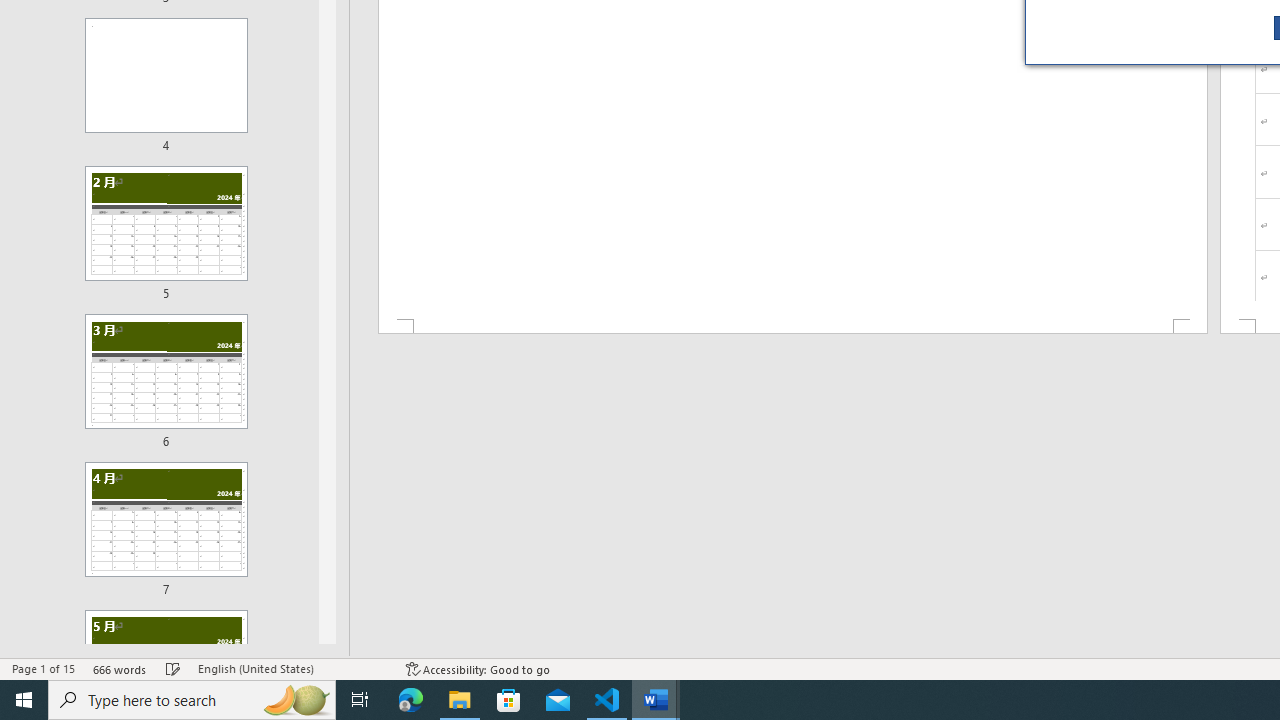  I want to click on 'File Explorer - 1 running window', so click(459, 698).